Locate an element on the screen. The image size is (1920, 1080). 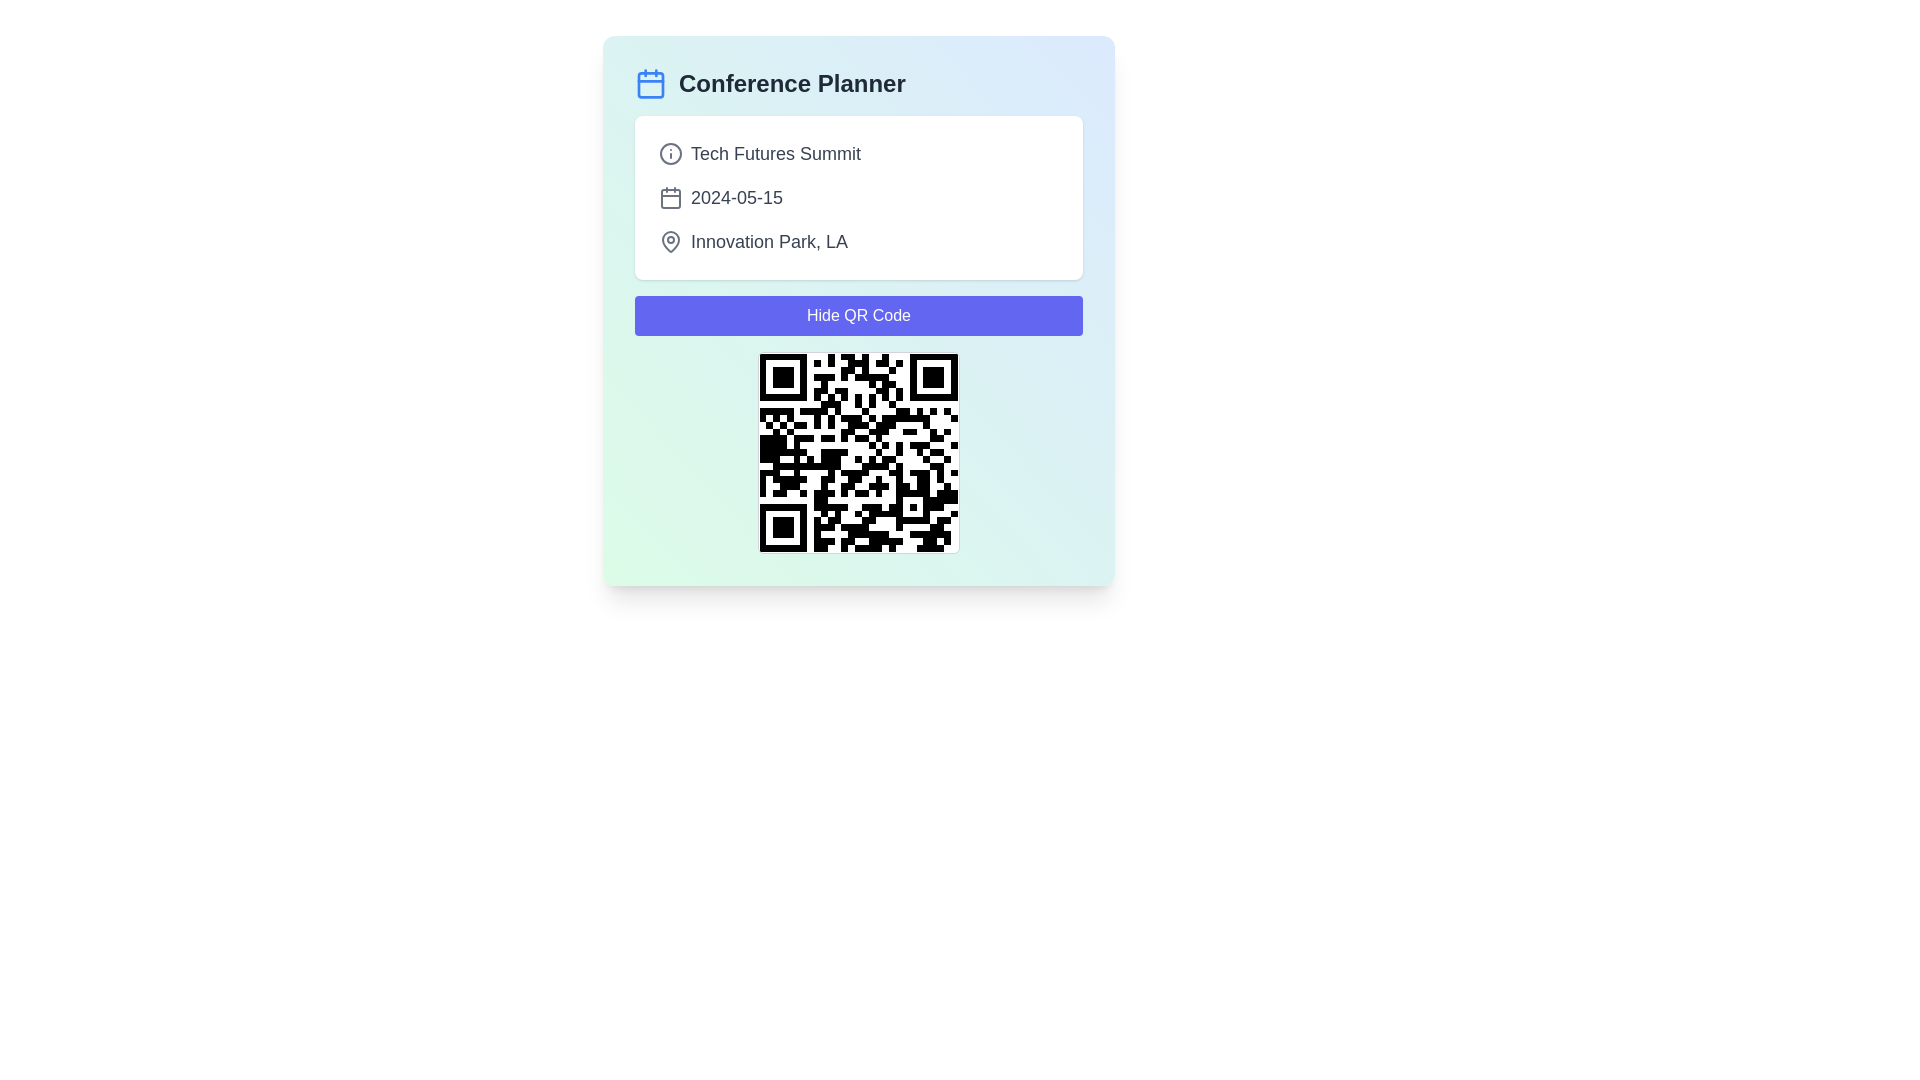
the modern blue outline calendar icon located to the left of the heading 'Conference Planner' is located at coordinates (651, 83).